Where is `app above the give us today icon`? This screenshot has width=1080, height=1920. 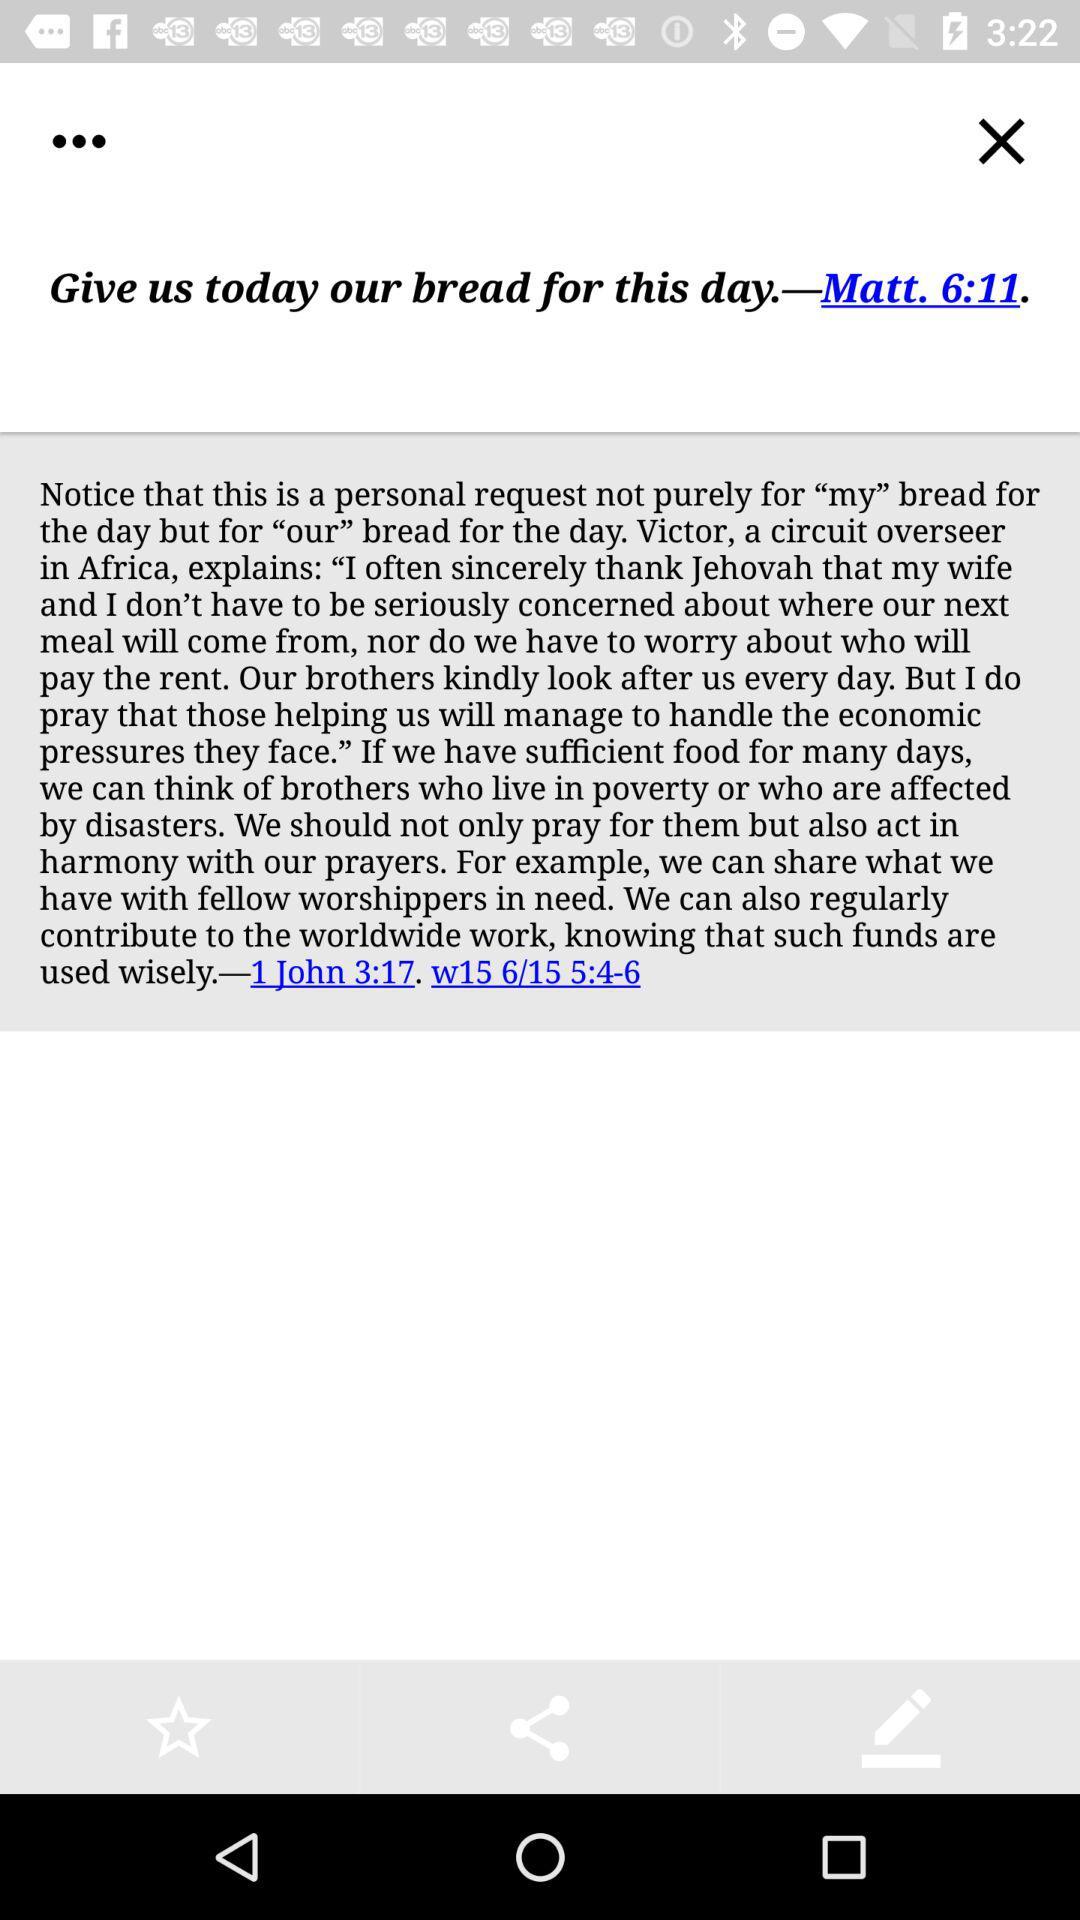
app above the give us today icon is located at coordinates (1001, 140).